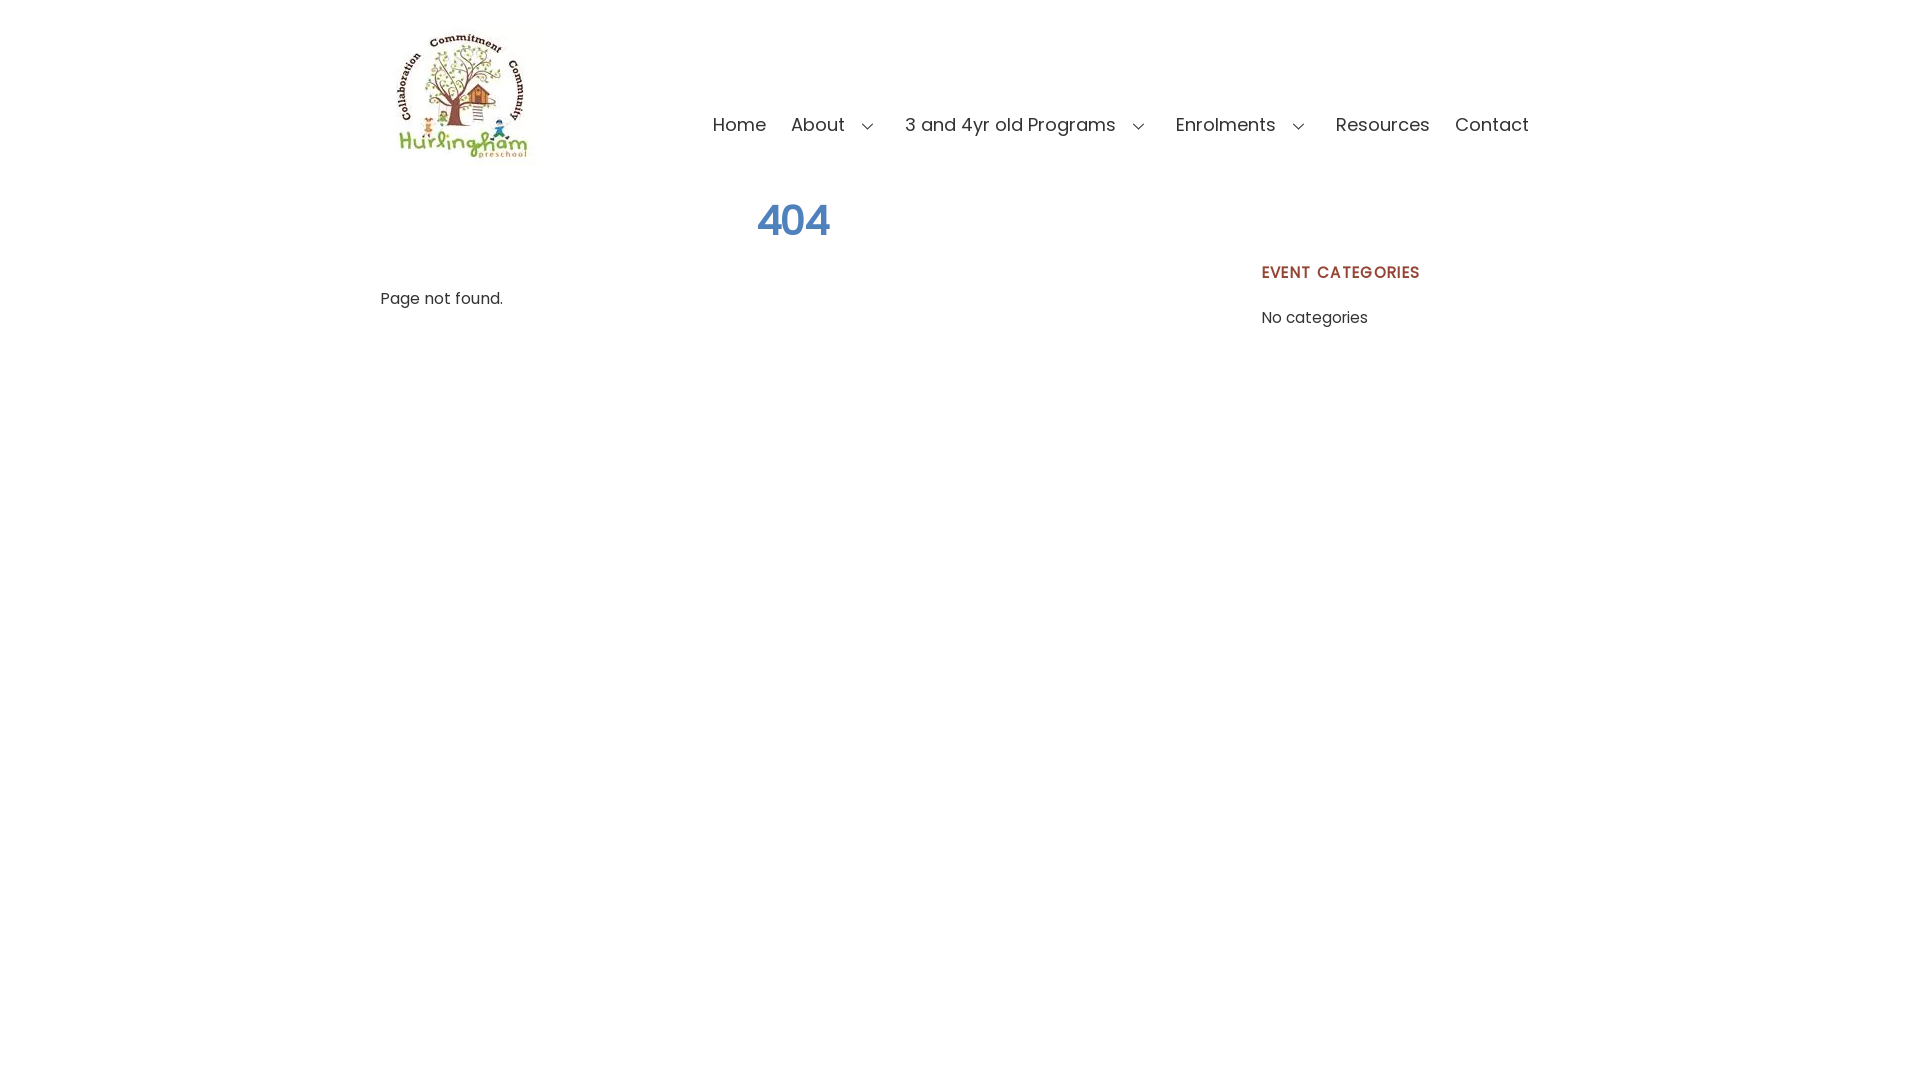 The image size is (1920, 1080). I want to click on 'logo_01', so click(459, 94).